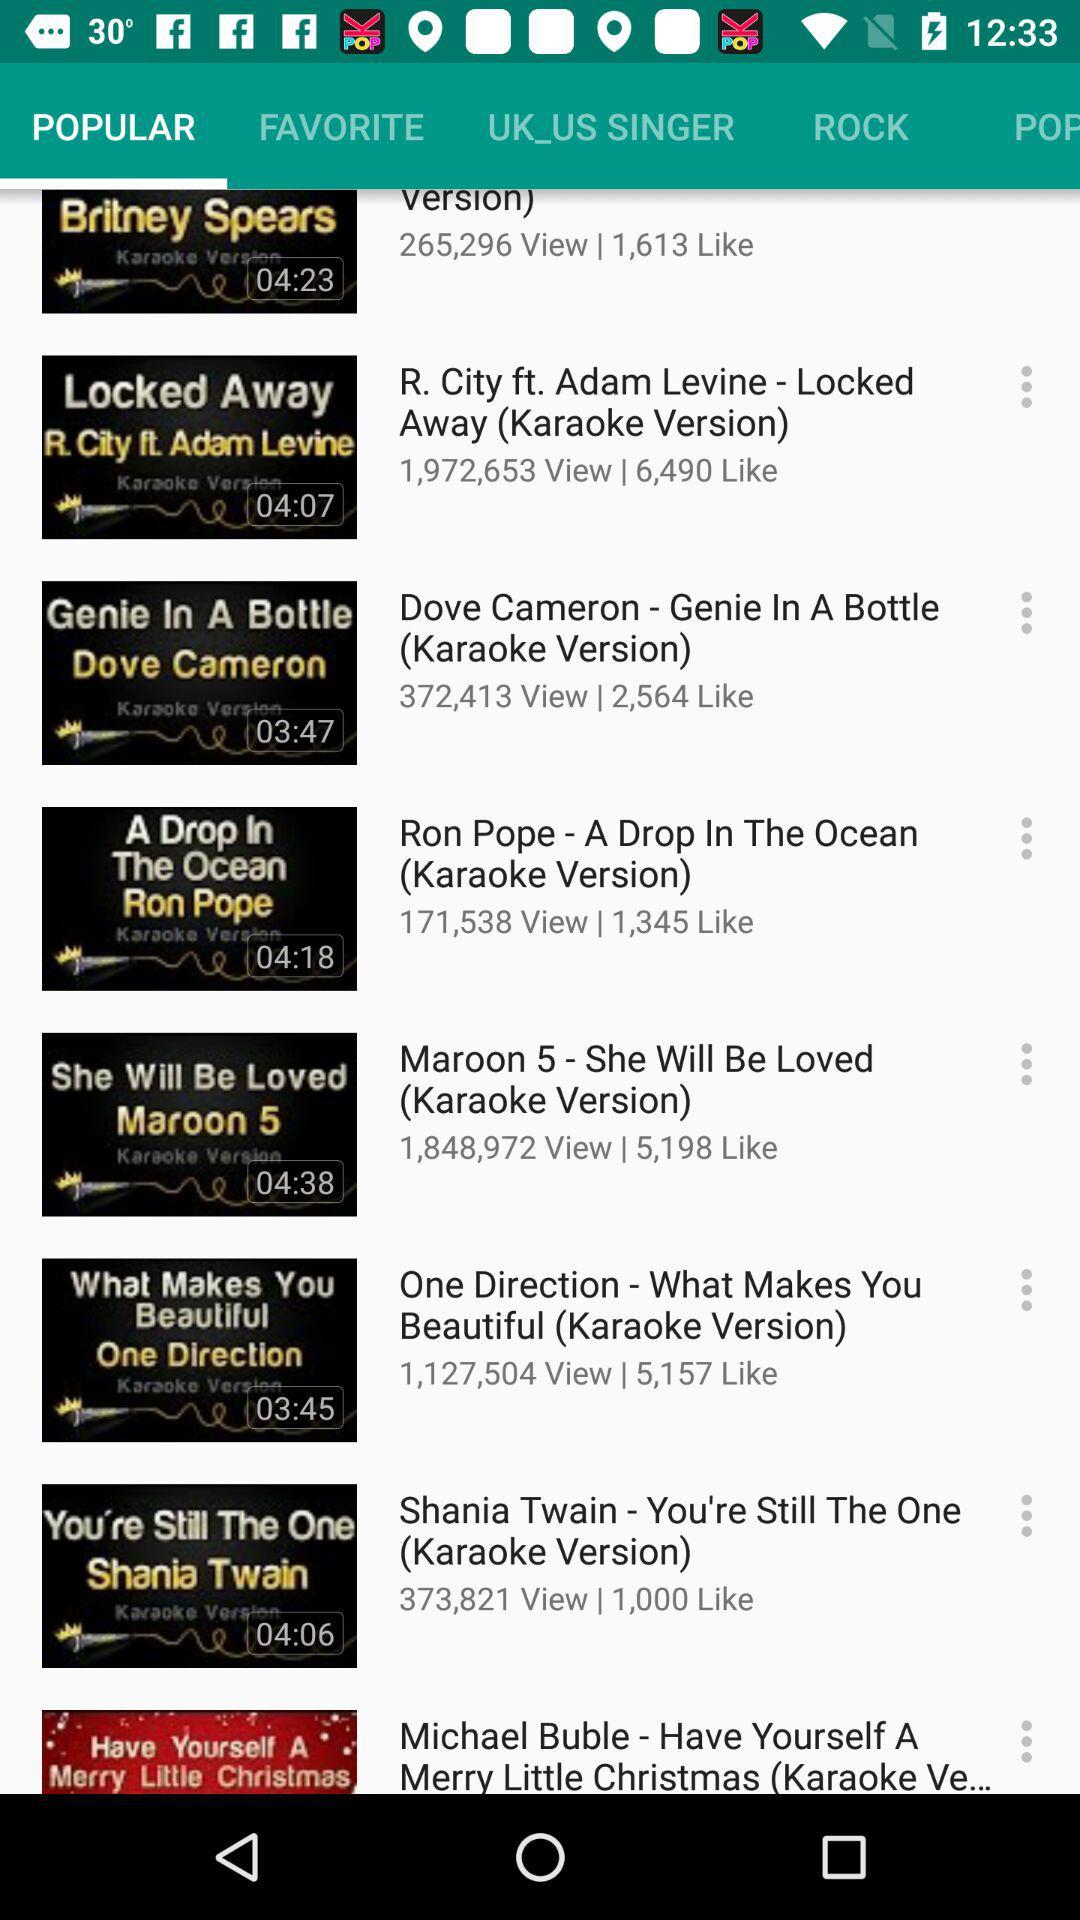  What do you see at coordinates (1016, 1515) in the screenshot?
I see `get more information about the video` at bounding box center [1016, 1515].